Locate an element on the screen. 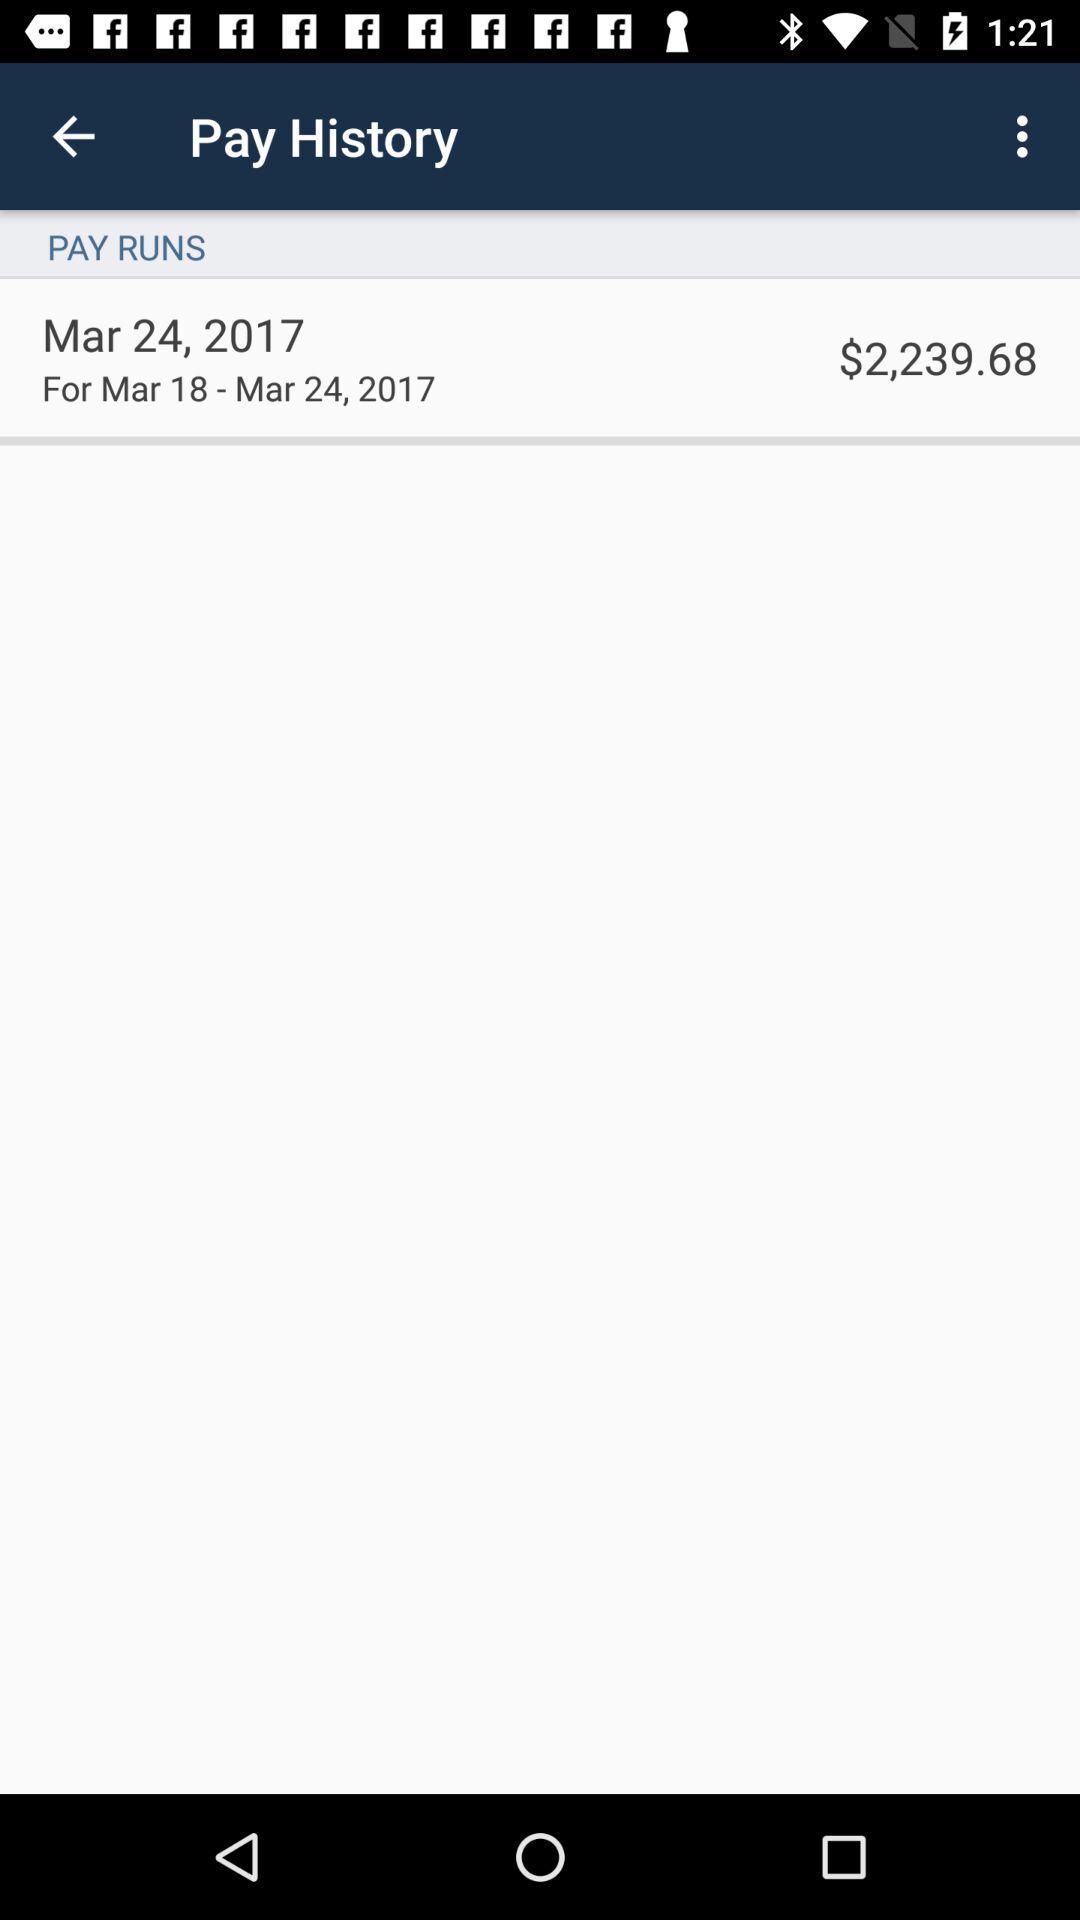 This screenshot has height=1920, width=1080. the icon to the left of pay history icon is located at coordinates (72, 135).